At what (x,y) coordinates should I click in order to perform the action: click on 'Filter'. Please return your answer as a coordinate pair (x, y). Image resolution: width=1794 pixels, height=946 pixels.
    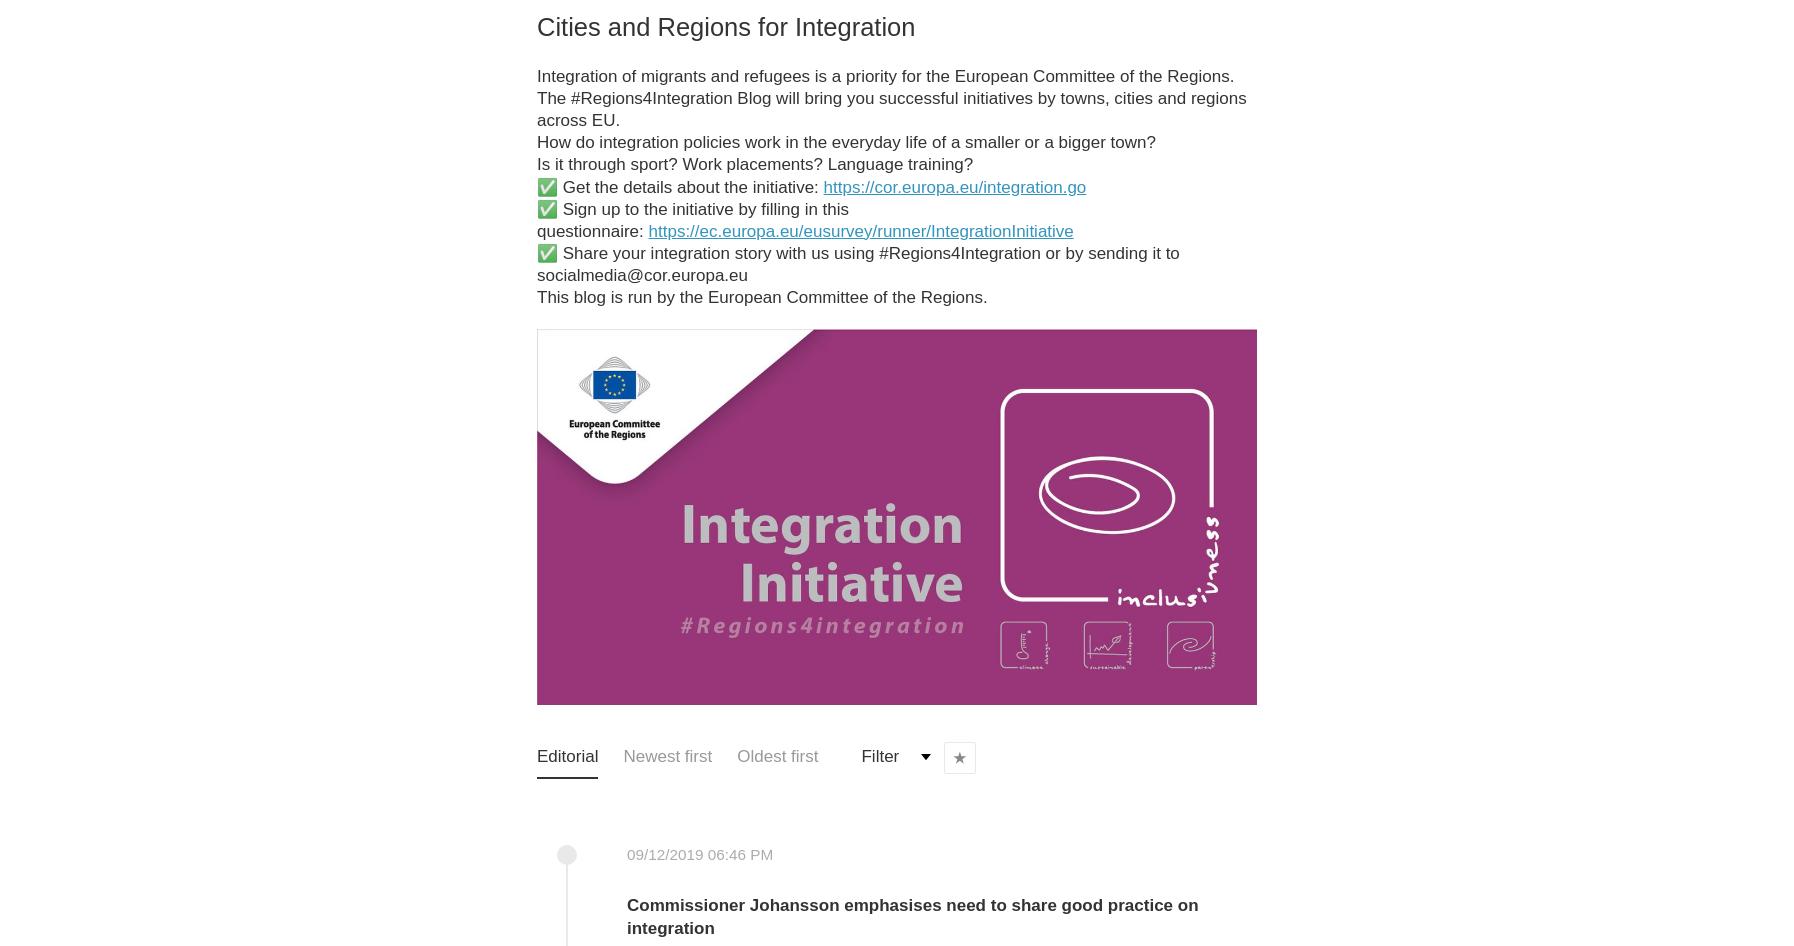
    Looking at the image, I should click on (879, 755).